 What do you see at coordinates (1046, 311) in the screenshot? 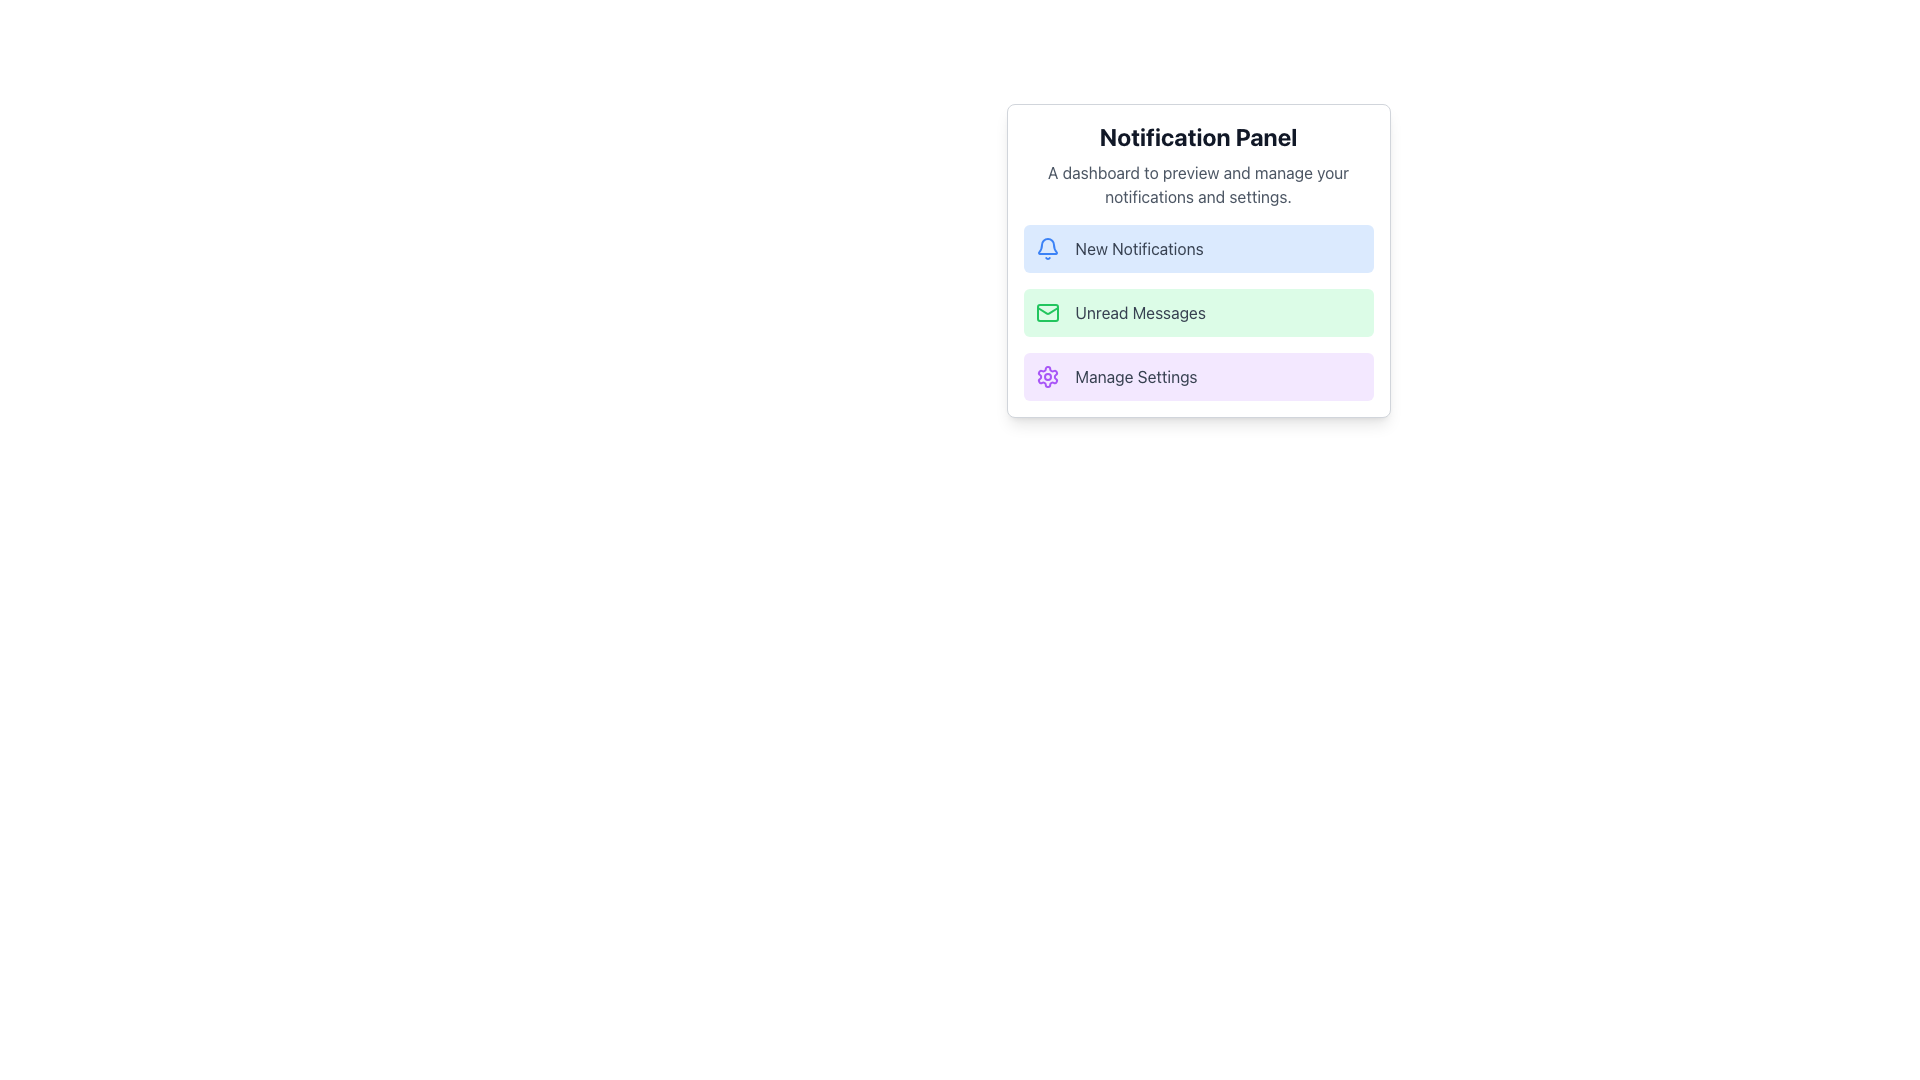
I see `the context associated with the envelope icon indicating unread messages, which is located in the second row of the notification panel` at bounding box center [1046, 311].